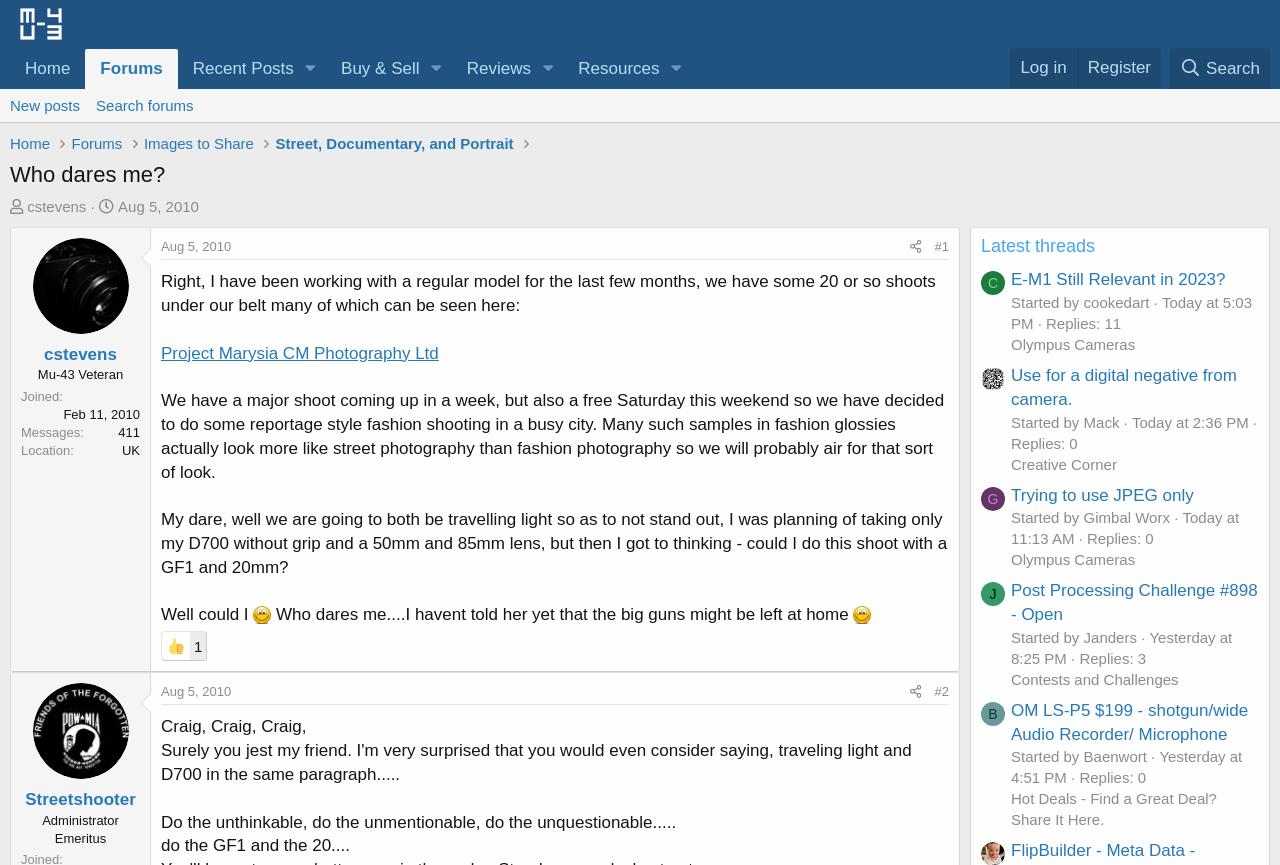 The width and height of the screenshot is (1280, 865). What do you see at coordinates (1010, 526) in the screenshot?
I see `'Today at 11:13 AM'` at bounding box center [1010, 526].